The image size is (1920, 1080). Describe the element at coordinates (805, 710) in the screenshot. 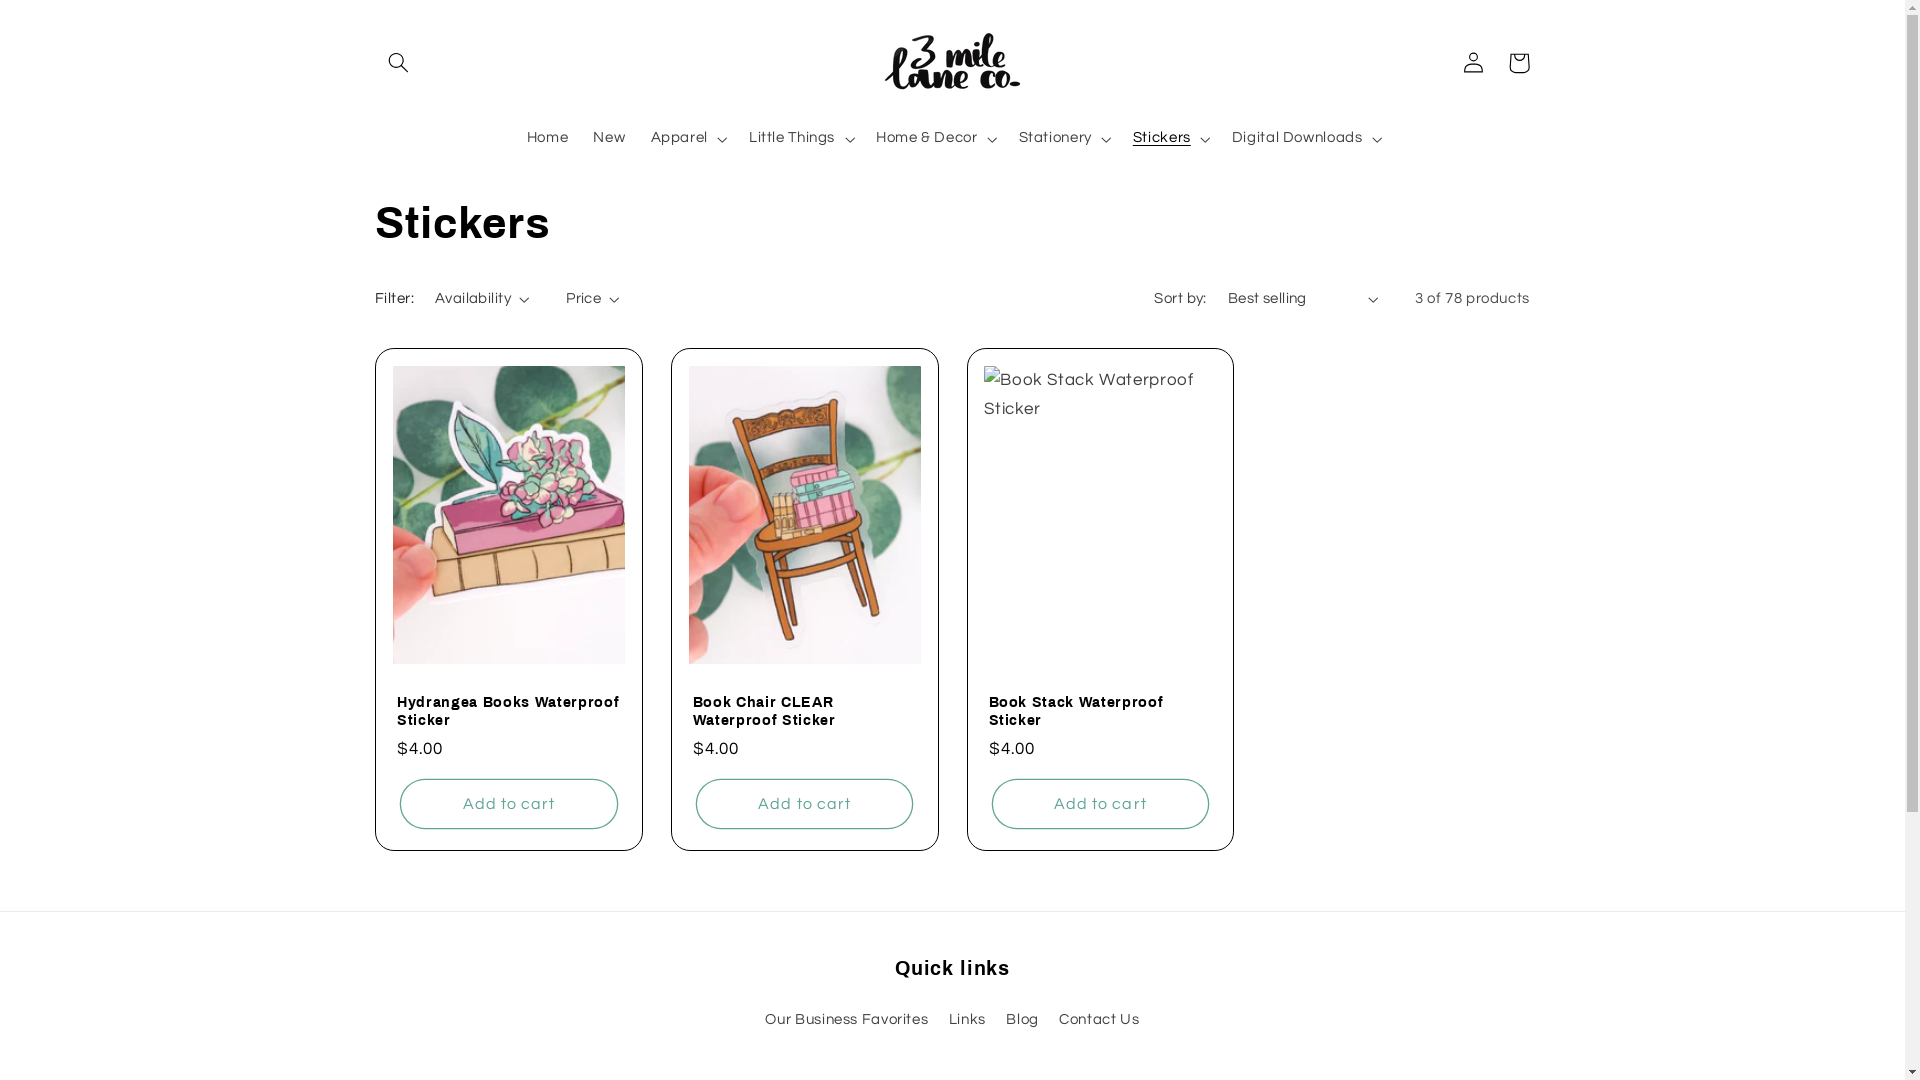

I see `'Book Chair CLEAR Waterproof Sticker'` at that location.